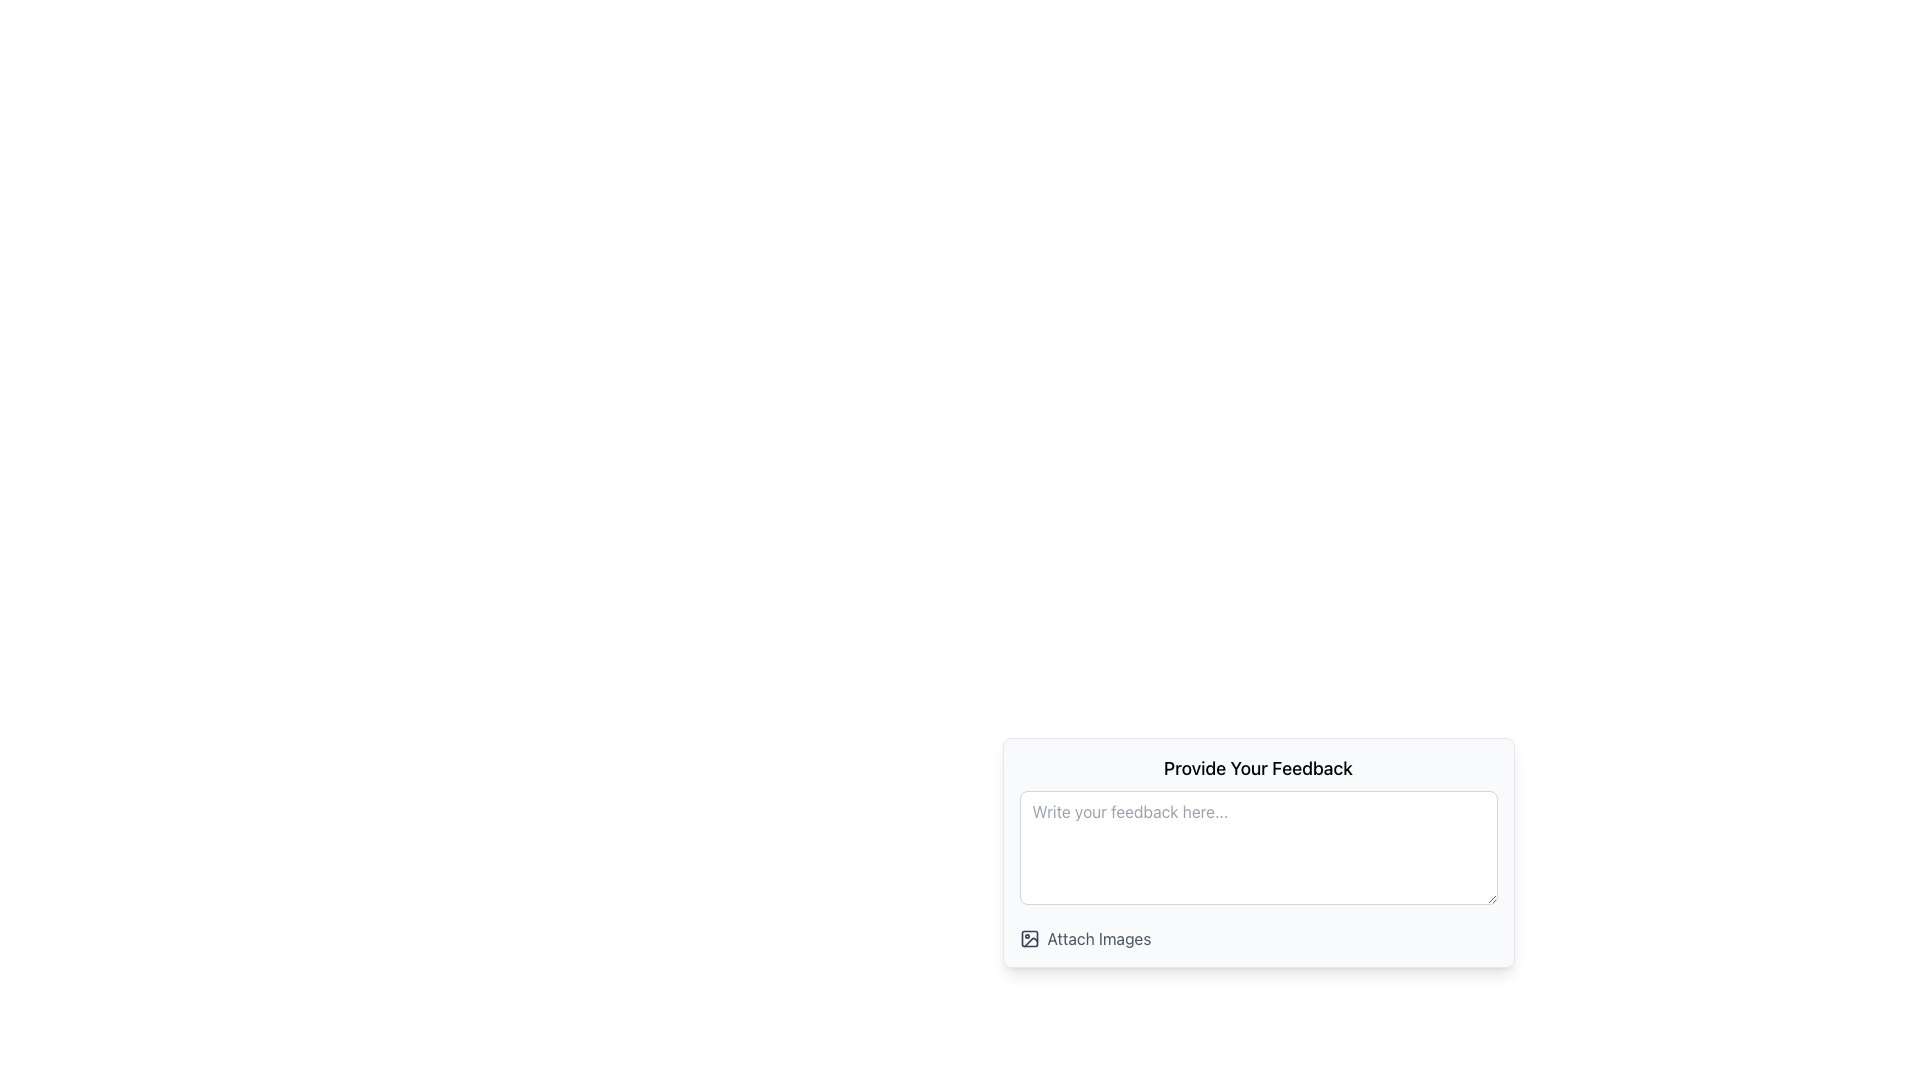 This screenshot has height=1080, width=1920. Describe the element at coordinates (1029, 938) in the screenshot. I see `graphical icon element positioned within the top-left region of the image icon for debugging purposes` at that location.